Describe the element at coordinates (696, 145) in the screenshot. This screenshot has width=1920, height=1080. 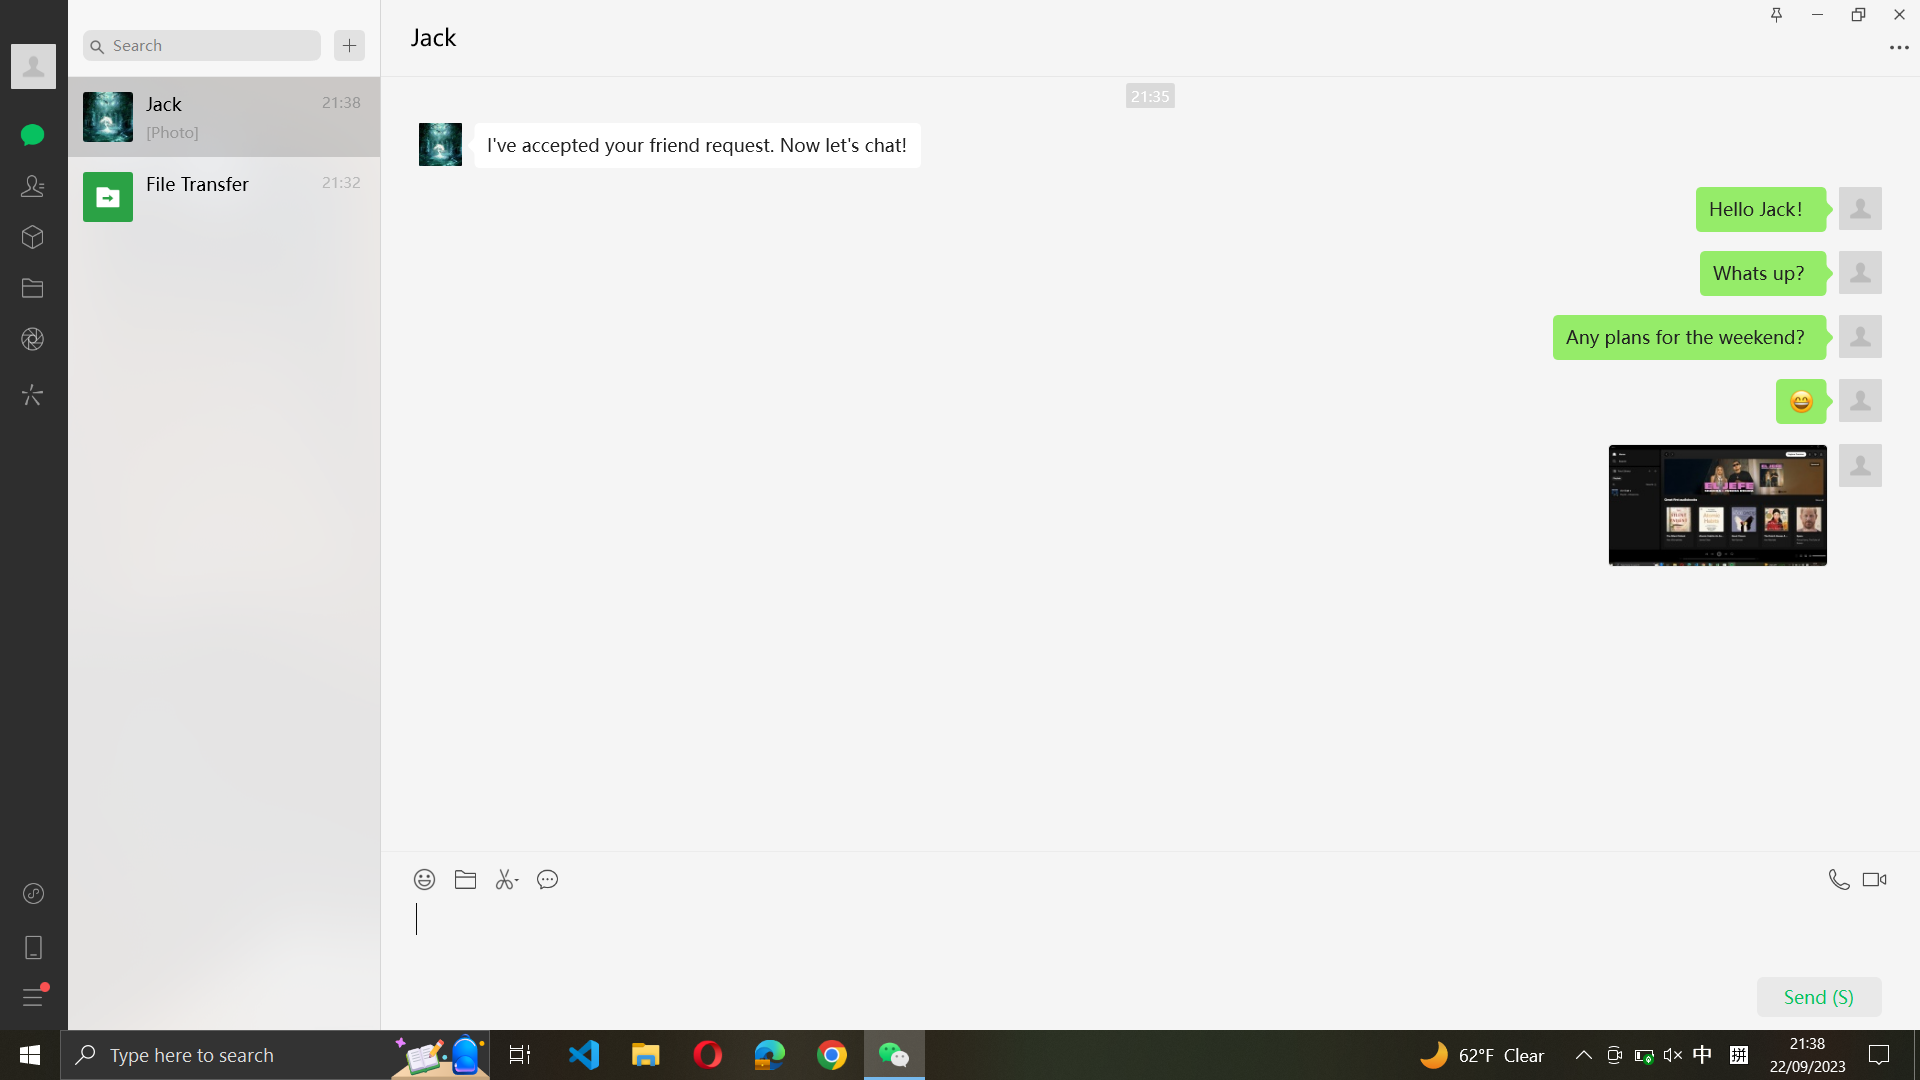
I see `Duplicate a message sent by Jack` at that location.